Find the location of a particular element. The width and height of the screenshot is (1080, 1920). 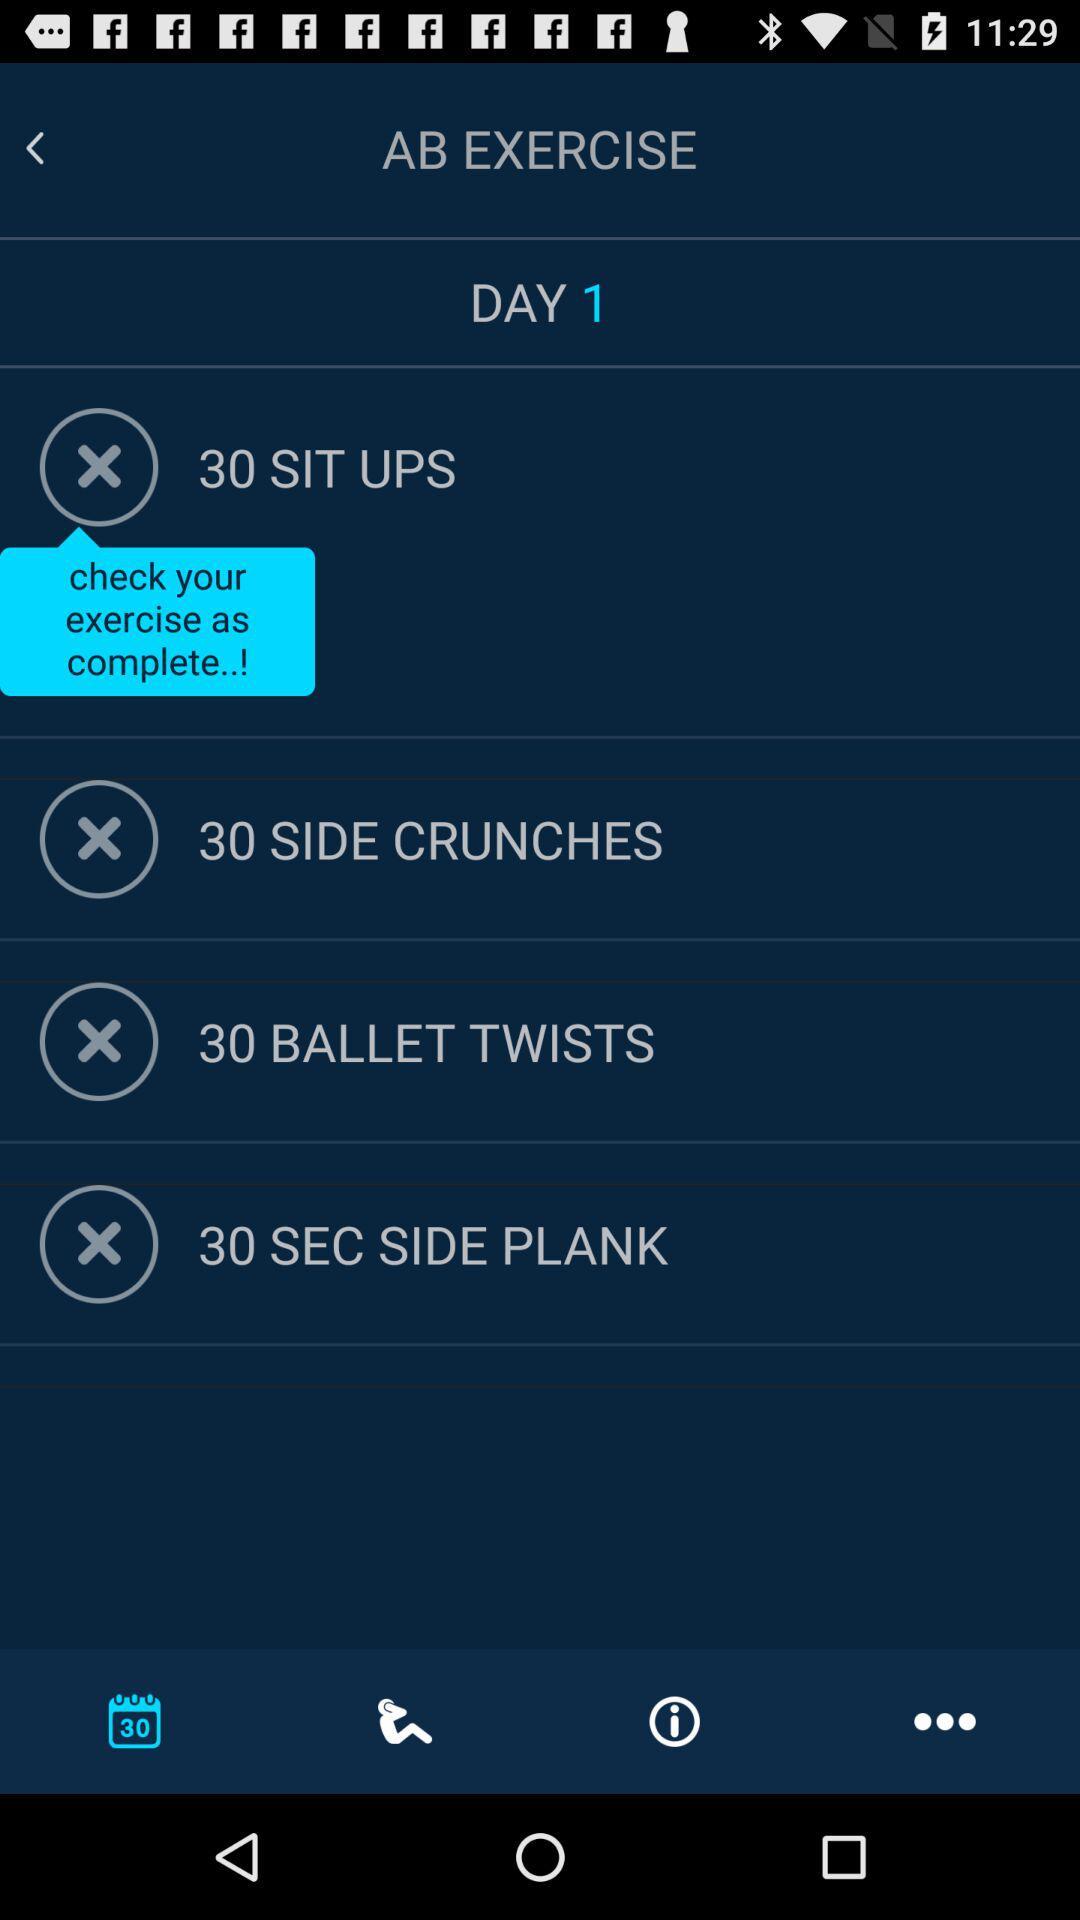

the icon above the check your exercise icon is located at coordinates (639, 465).